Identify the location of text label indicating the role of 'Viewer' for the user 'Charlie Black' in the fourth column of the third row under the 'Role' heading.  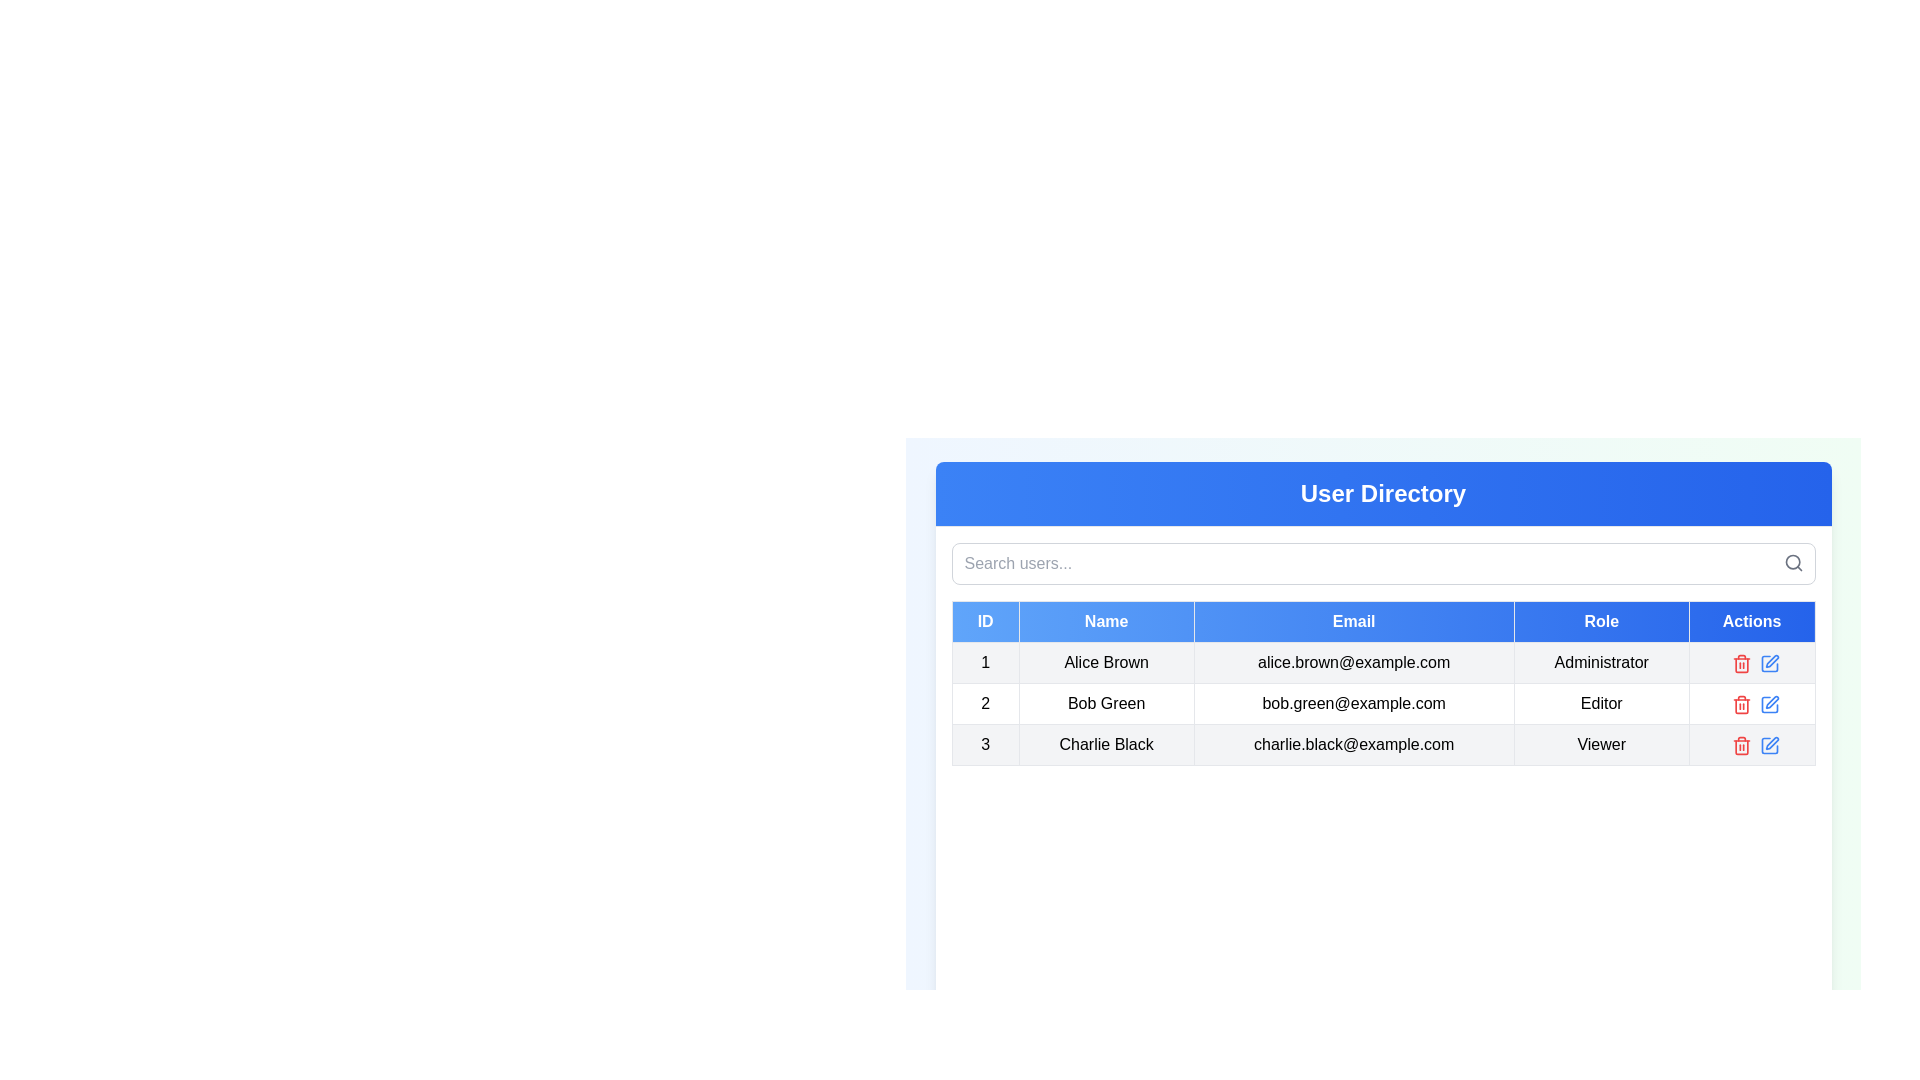
(1601, 744).